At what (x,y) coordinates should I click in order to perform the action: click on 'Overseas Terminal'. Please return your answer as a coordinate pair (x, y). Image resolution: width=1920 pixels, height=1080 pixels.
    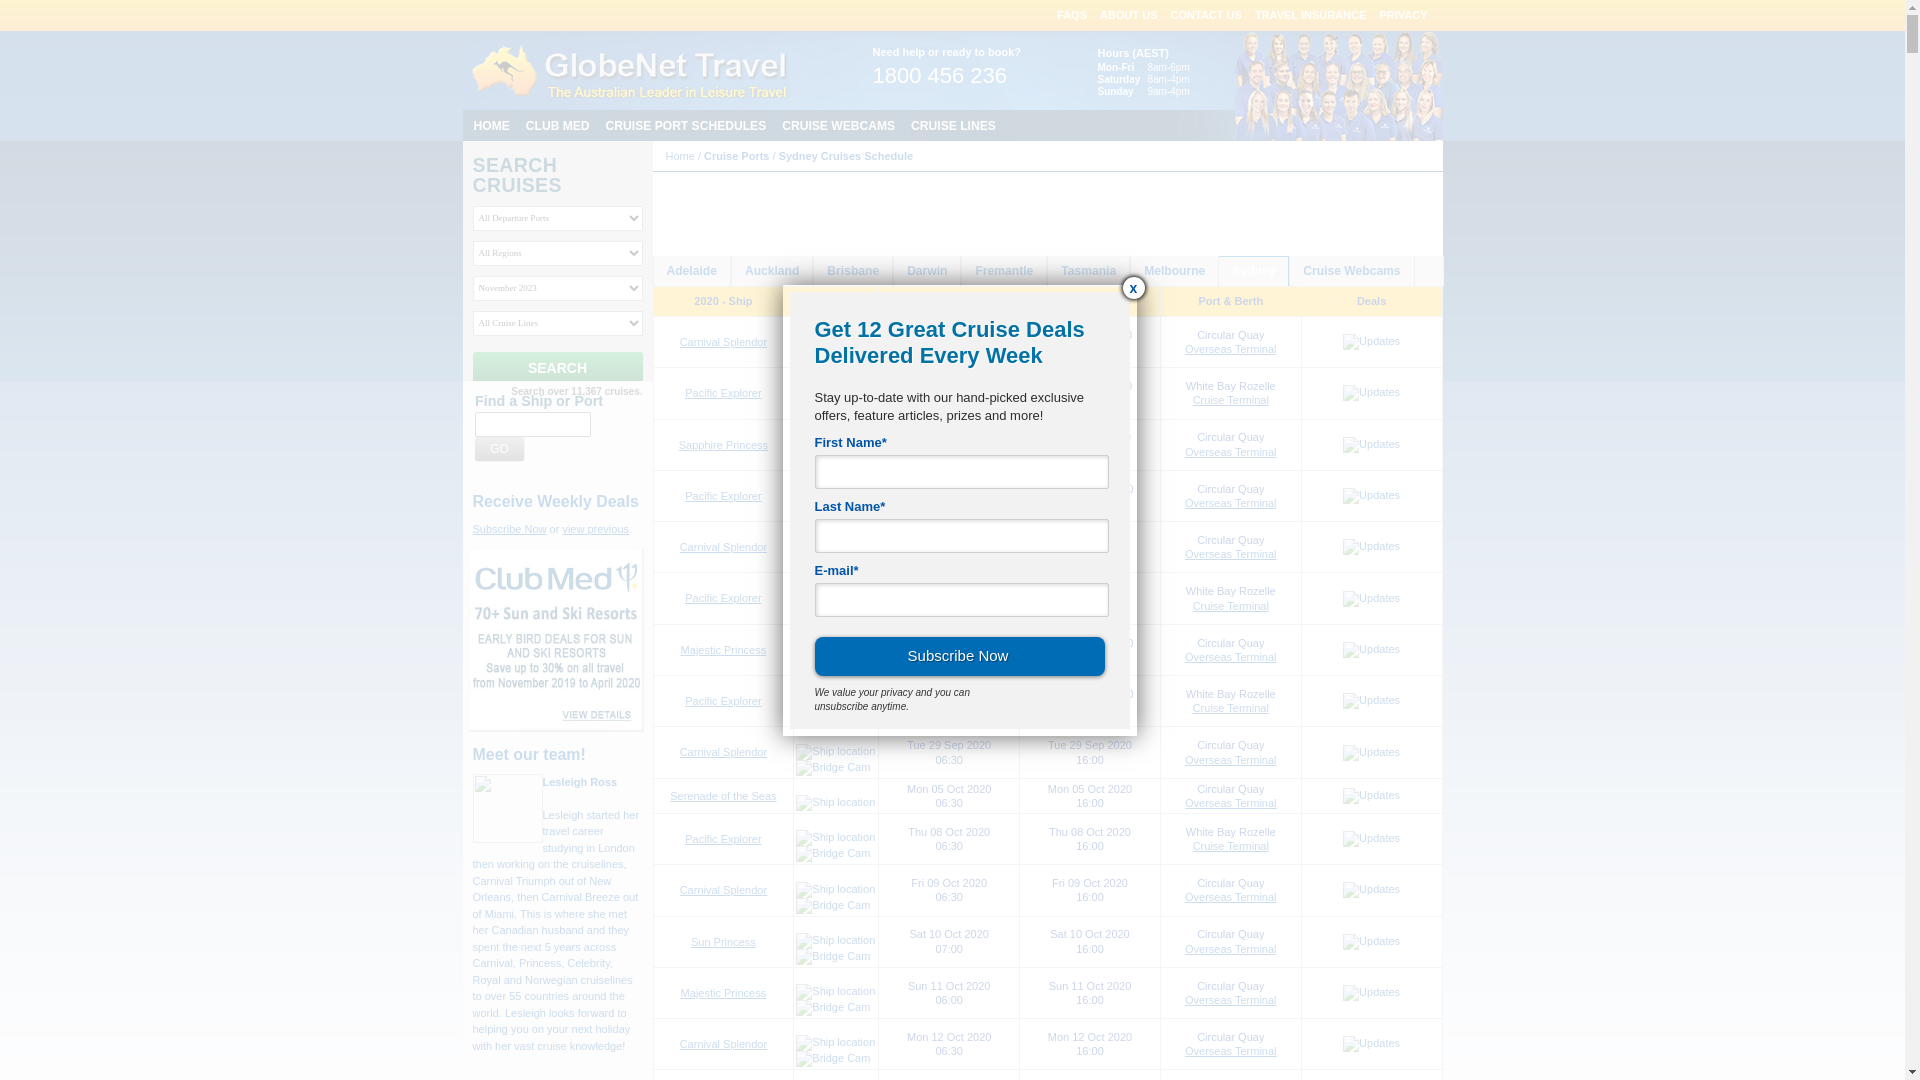
    Looking at the image, I should click on (1229, 999).